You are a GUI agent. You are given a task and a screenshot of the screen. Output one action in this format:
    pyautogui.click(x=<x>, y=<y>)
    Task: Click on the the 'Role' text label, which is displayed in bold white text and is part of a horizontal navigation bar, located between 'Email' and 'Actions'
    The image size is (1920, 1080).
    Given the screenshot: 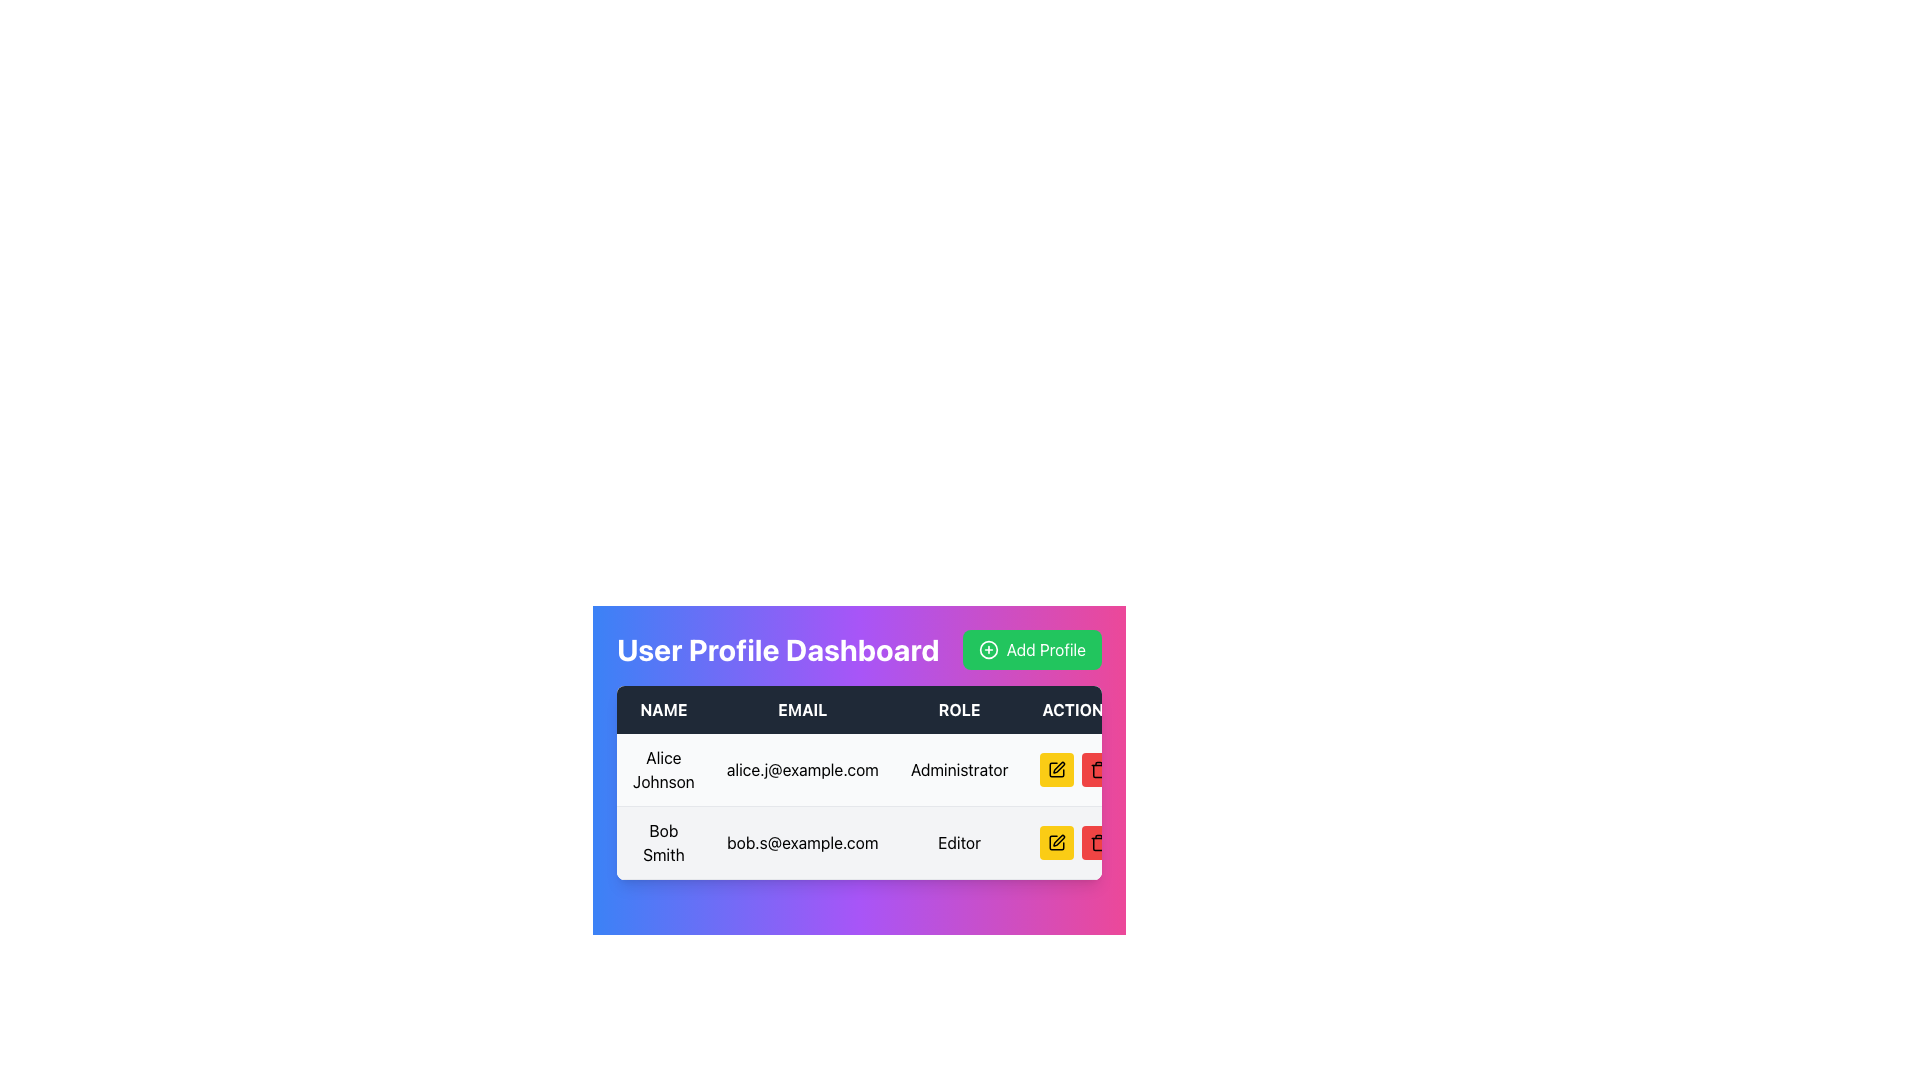 What is the action you would take?
    pyautogui.click(x=958, y=708)
    